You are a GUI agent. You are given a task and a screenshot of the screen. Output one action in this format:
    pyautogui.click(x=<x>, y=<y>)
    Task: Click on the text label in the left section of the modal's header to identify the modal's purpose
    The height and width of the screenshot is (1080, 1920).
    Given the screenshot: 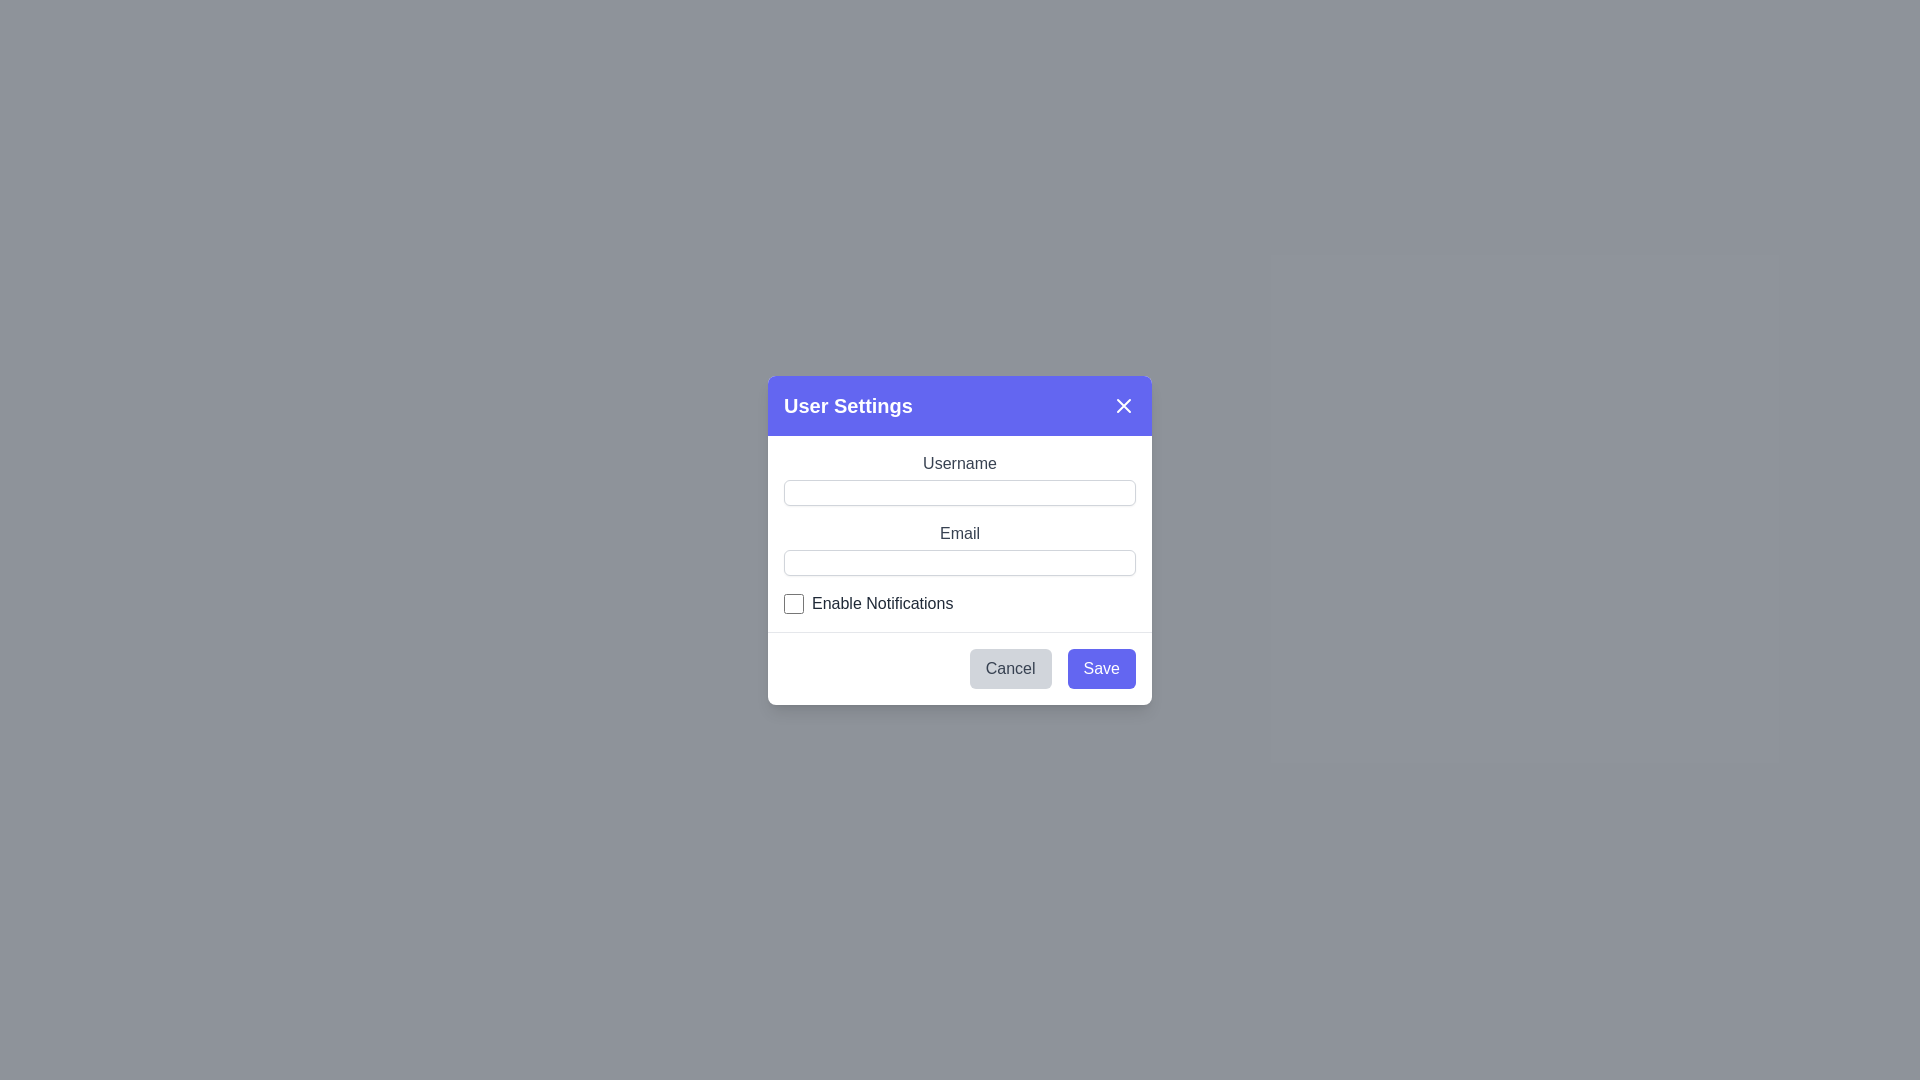 What is the action you would take?
    pyautogui.click(x=848, y=405)
    